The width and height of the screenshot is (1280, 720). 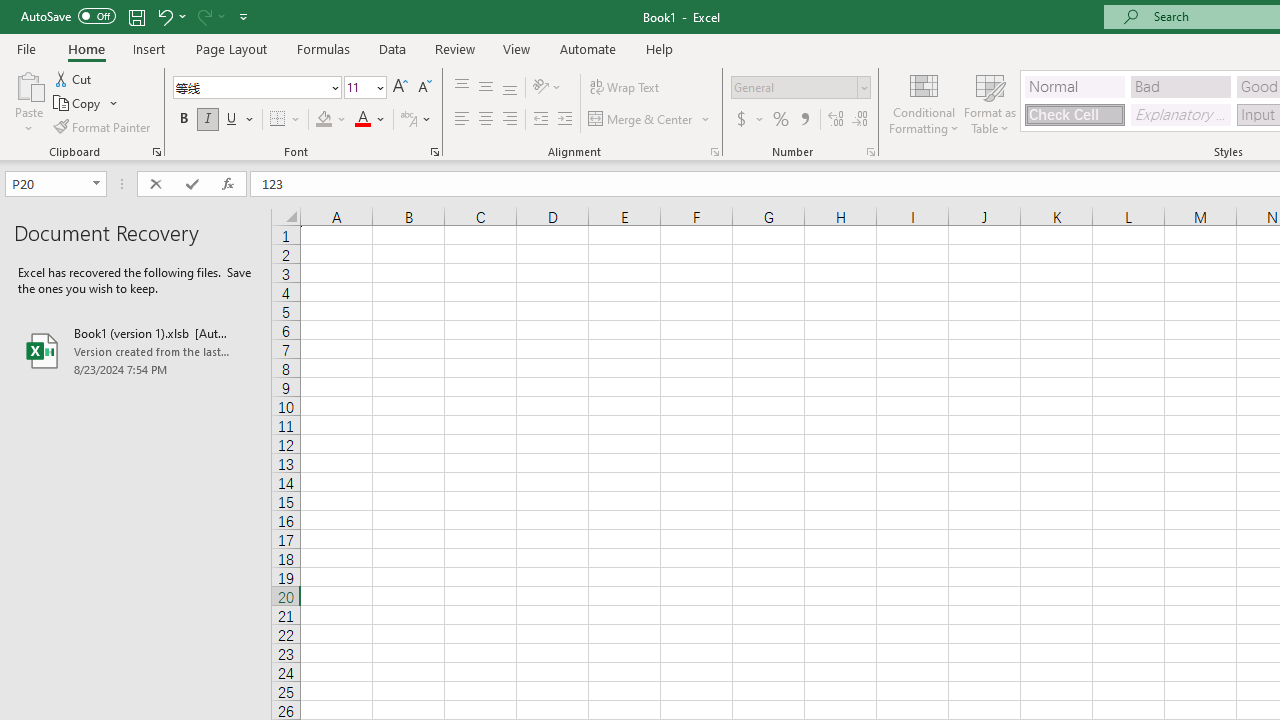 What do you see at coordinates (407, 119) in the screenshot?
I see `'Show Phonetic Field'` at bounding box center [407, 119].